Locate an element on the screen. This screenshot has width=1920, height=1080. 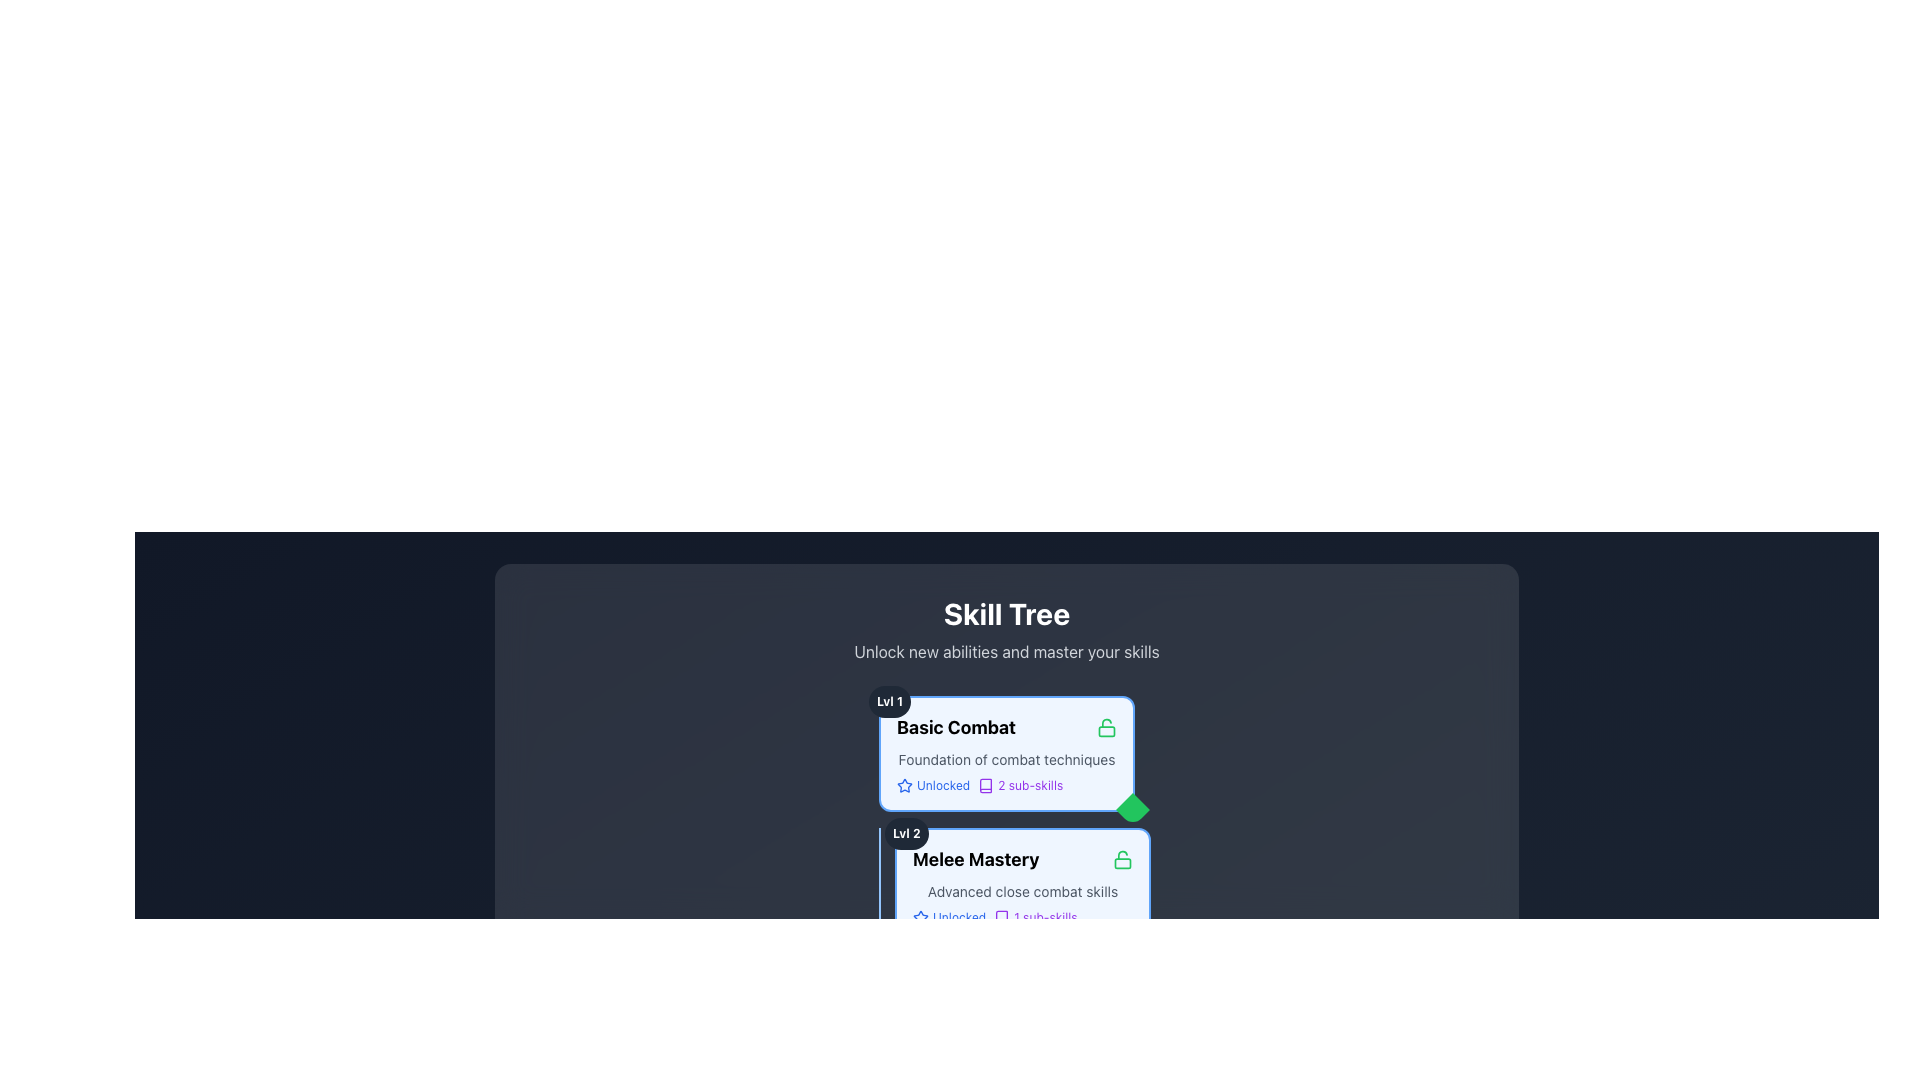
the text label displaying 'Advanced close combat skills', which is in small gray font below the 'Melee Mastery' header is located at coordinates (1022, 890).